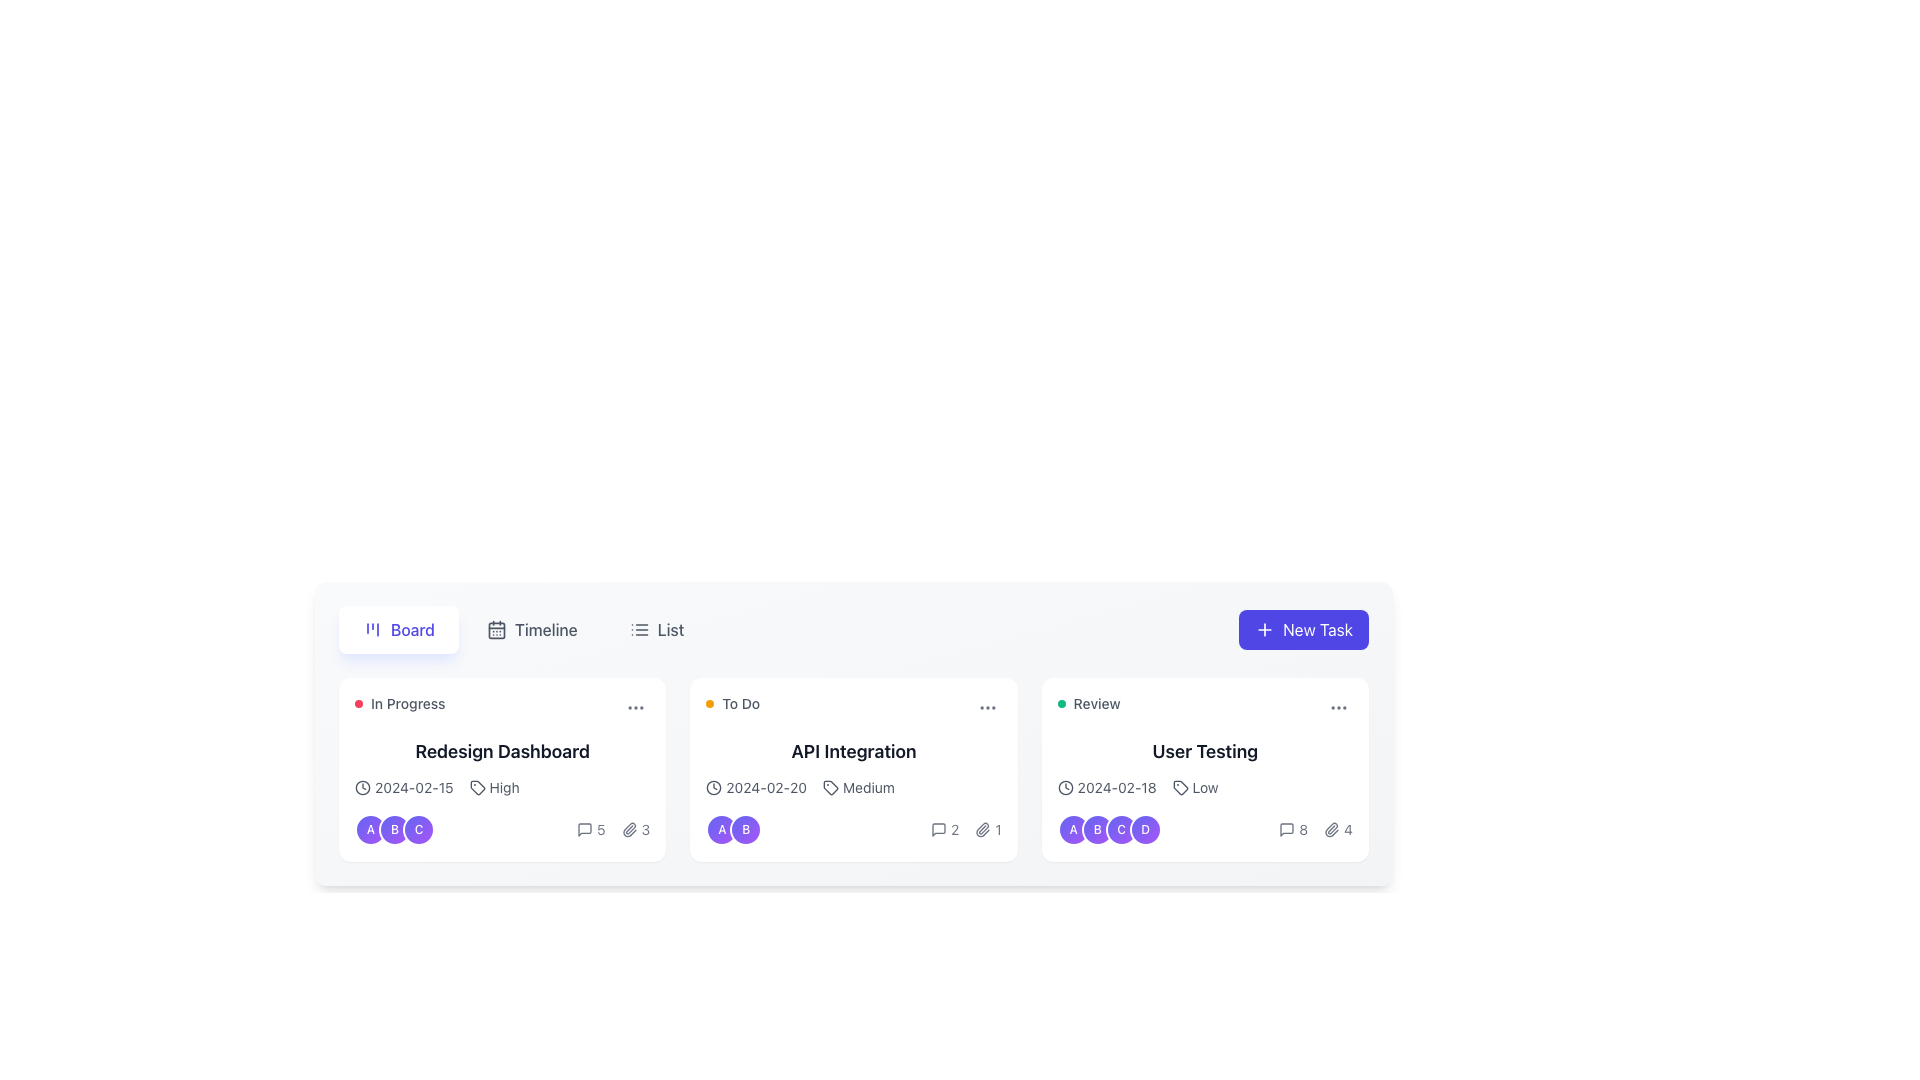 The image size is (1920, 1080). What do you see at coordinates (502, 812) in the screenshot?
I see `the task metadata component located in the detail section of the 'Redesign Dashboard' task card, which includes details like due date, priority level, and associated group` at bounding box center [502, 812].